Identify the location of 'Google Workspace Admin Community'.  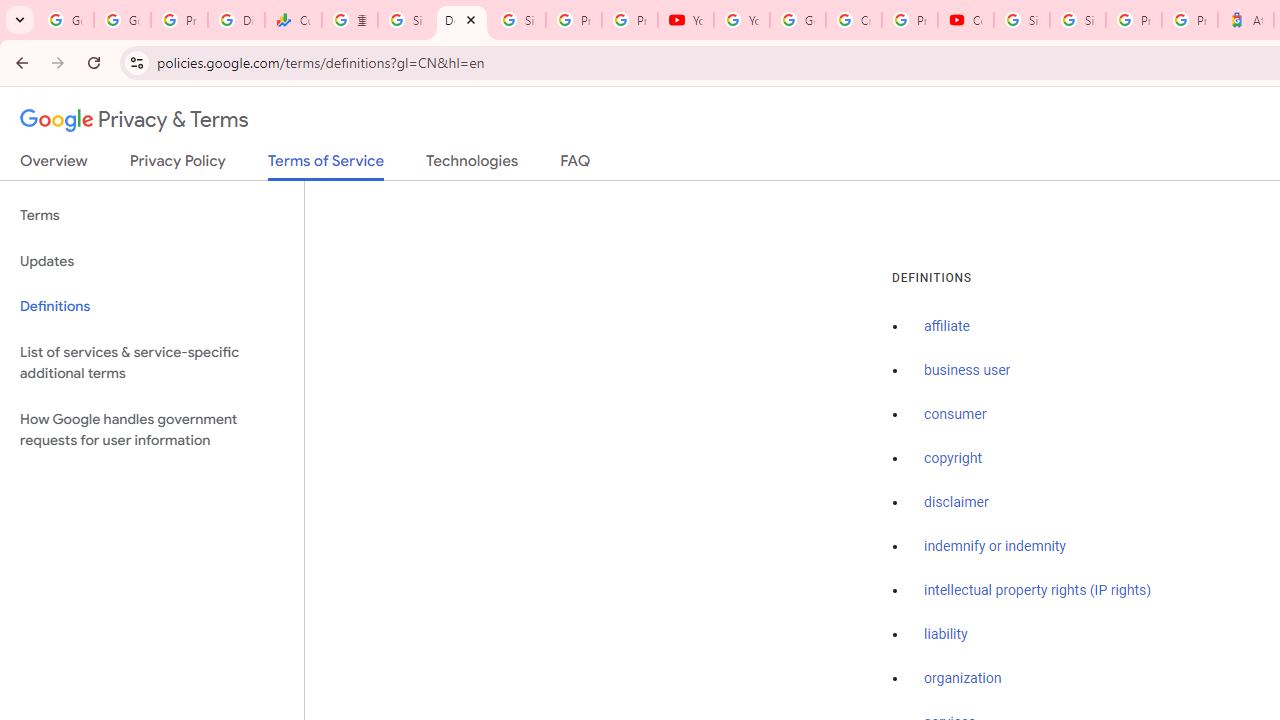
(65, 20).